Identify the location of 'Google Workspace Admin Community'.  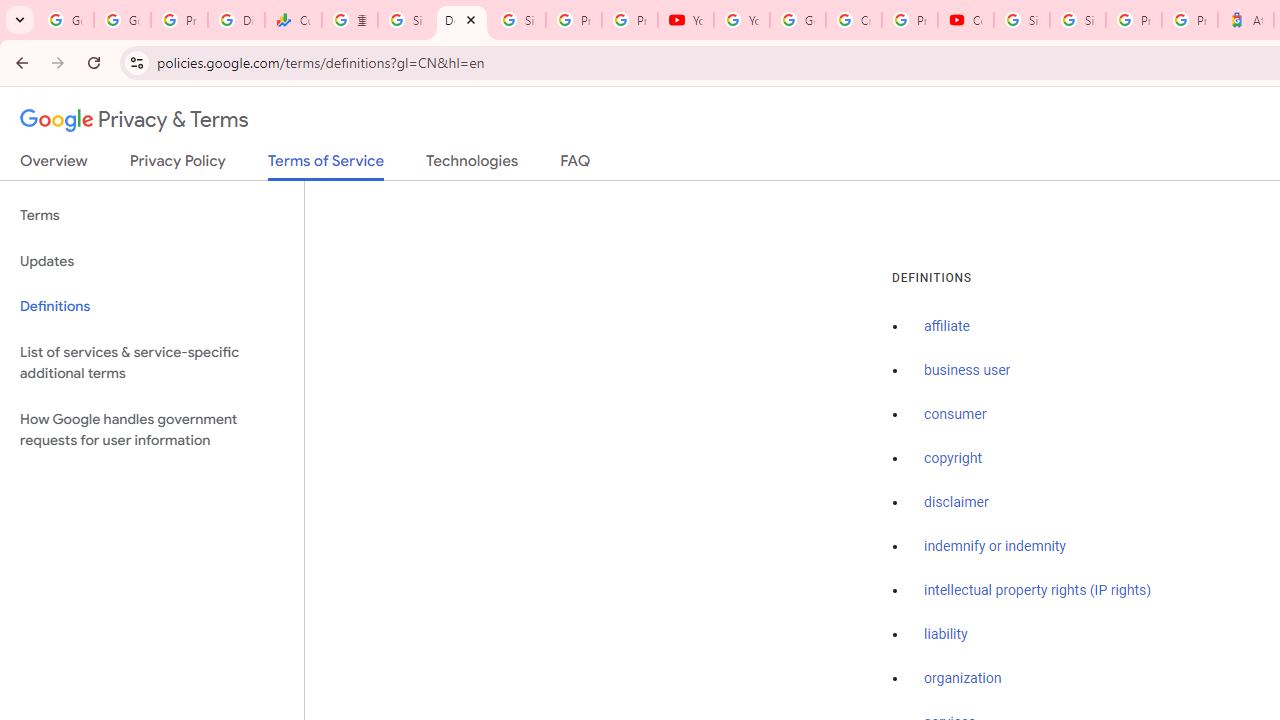
(65, 20).